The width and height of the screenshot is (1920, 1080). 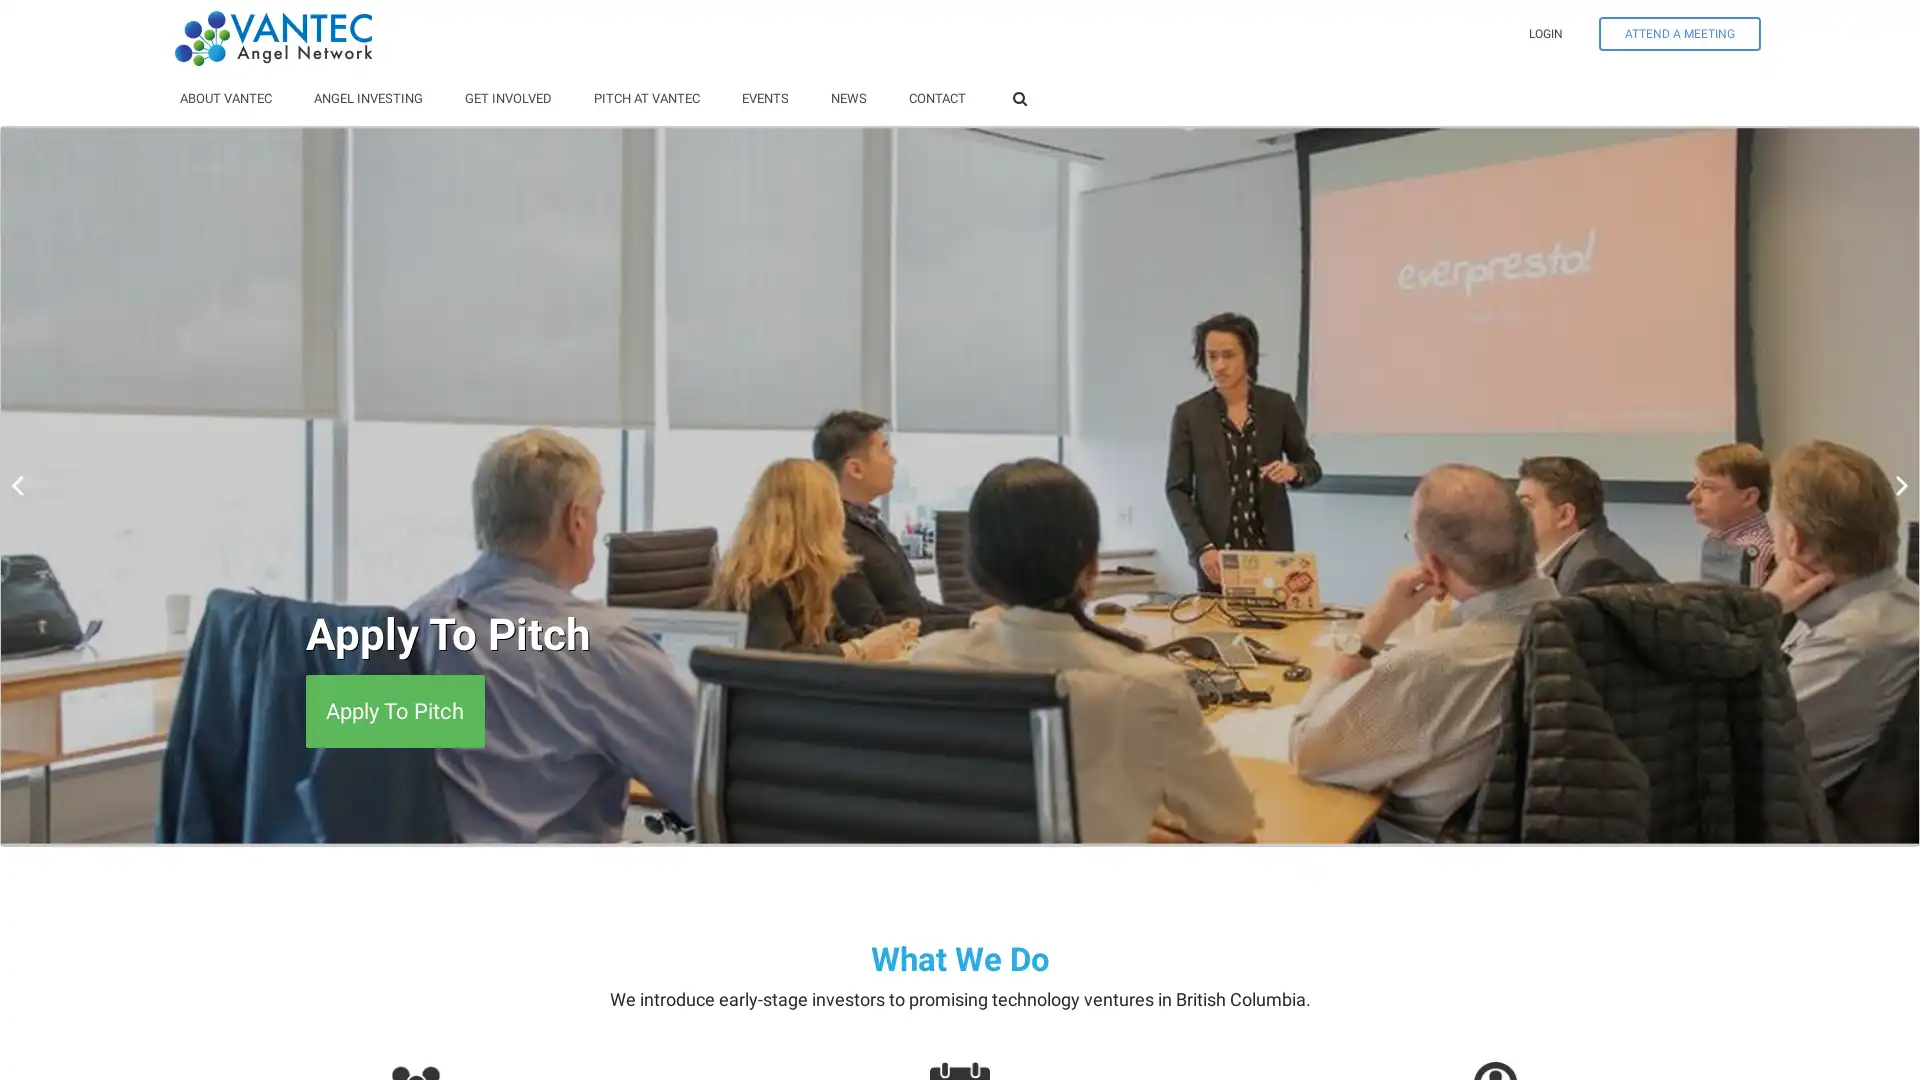 I want to click on Apply To Pitch, so click(x=394, y=710).